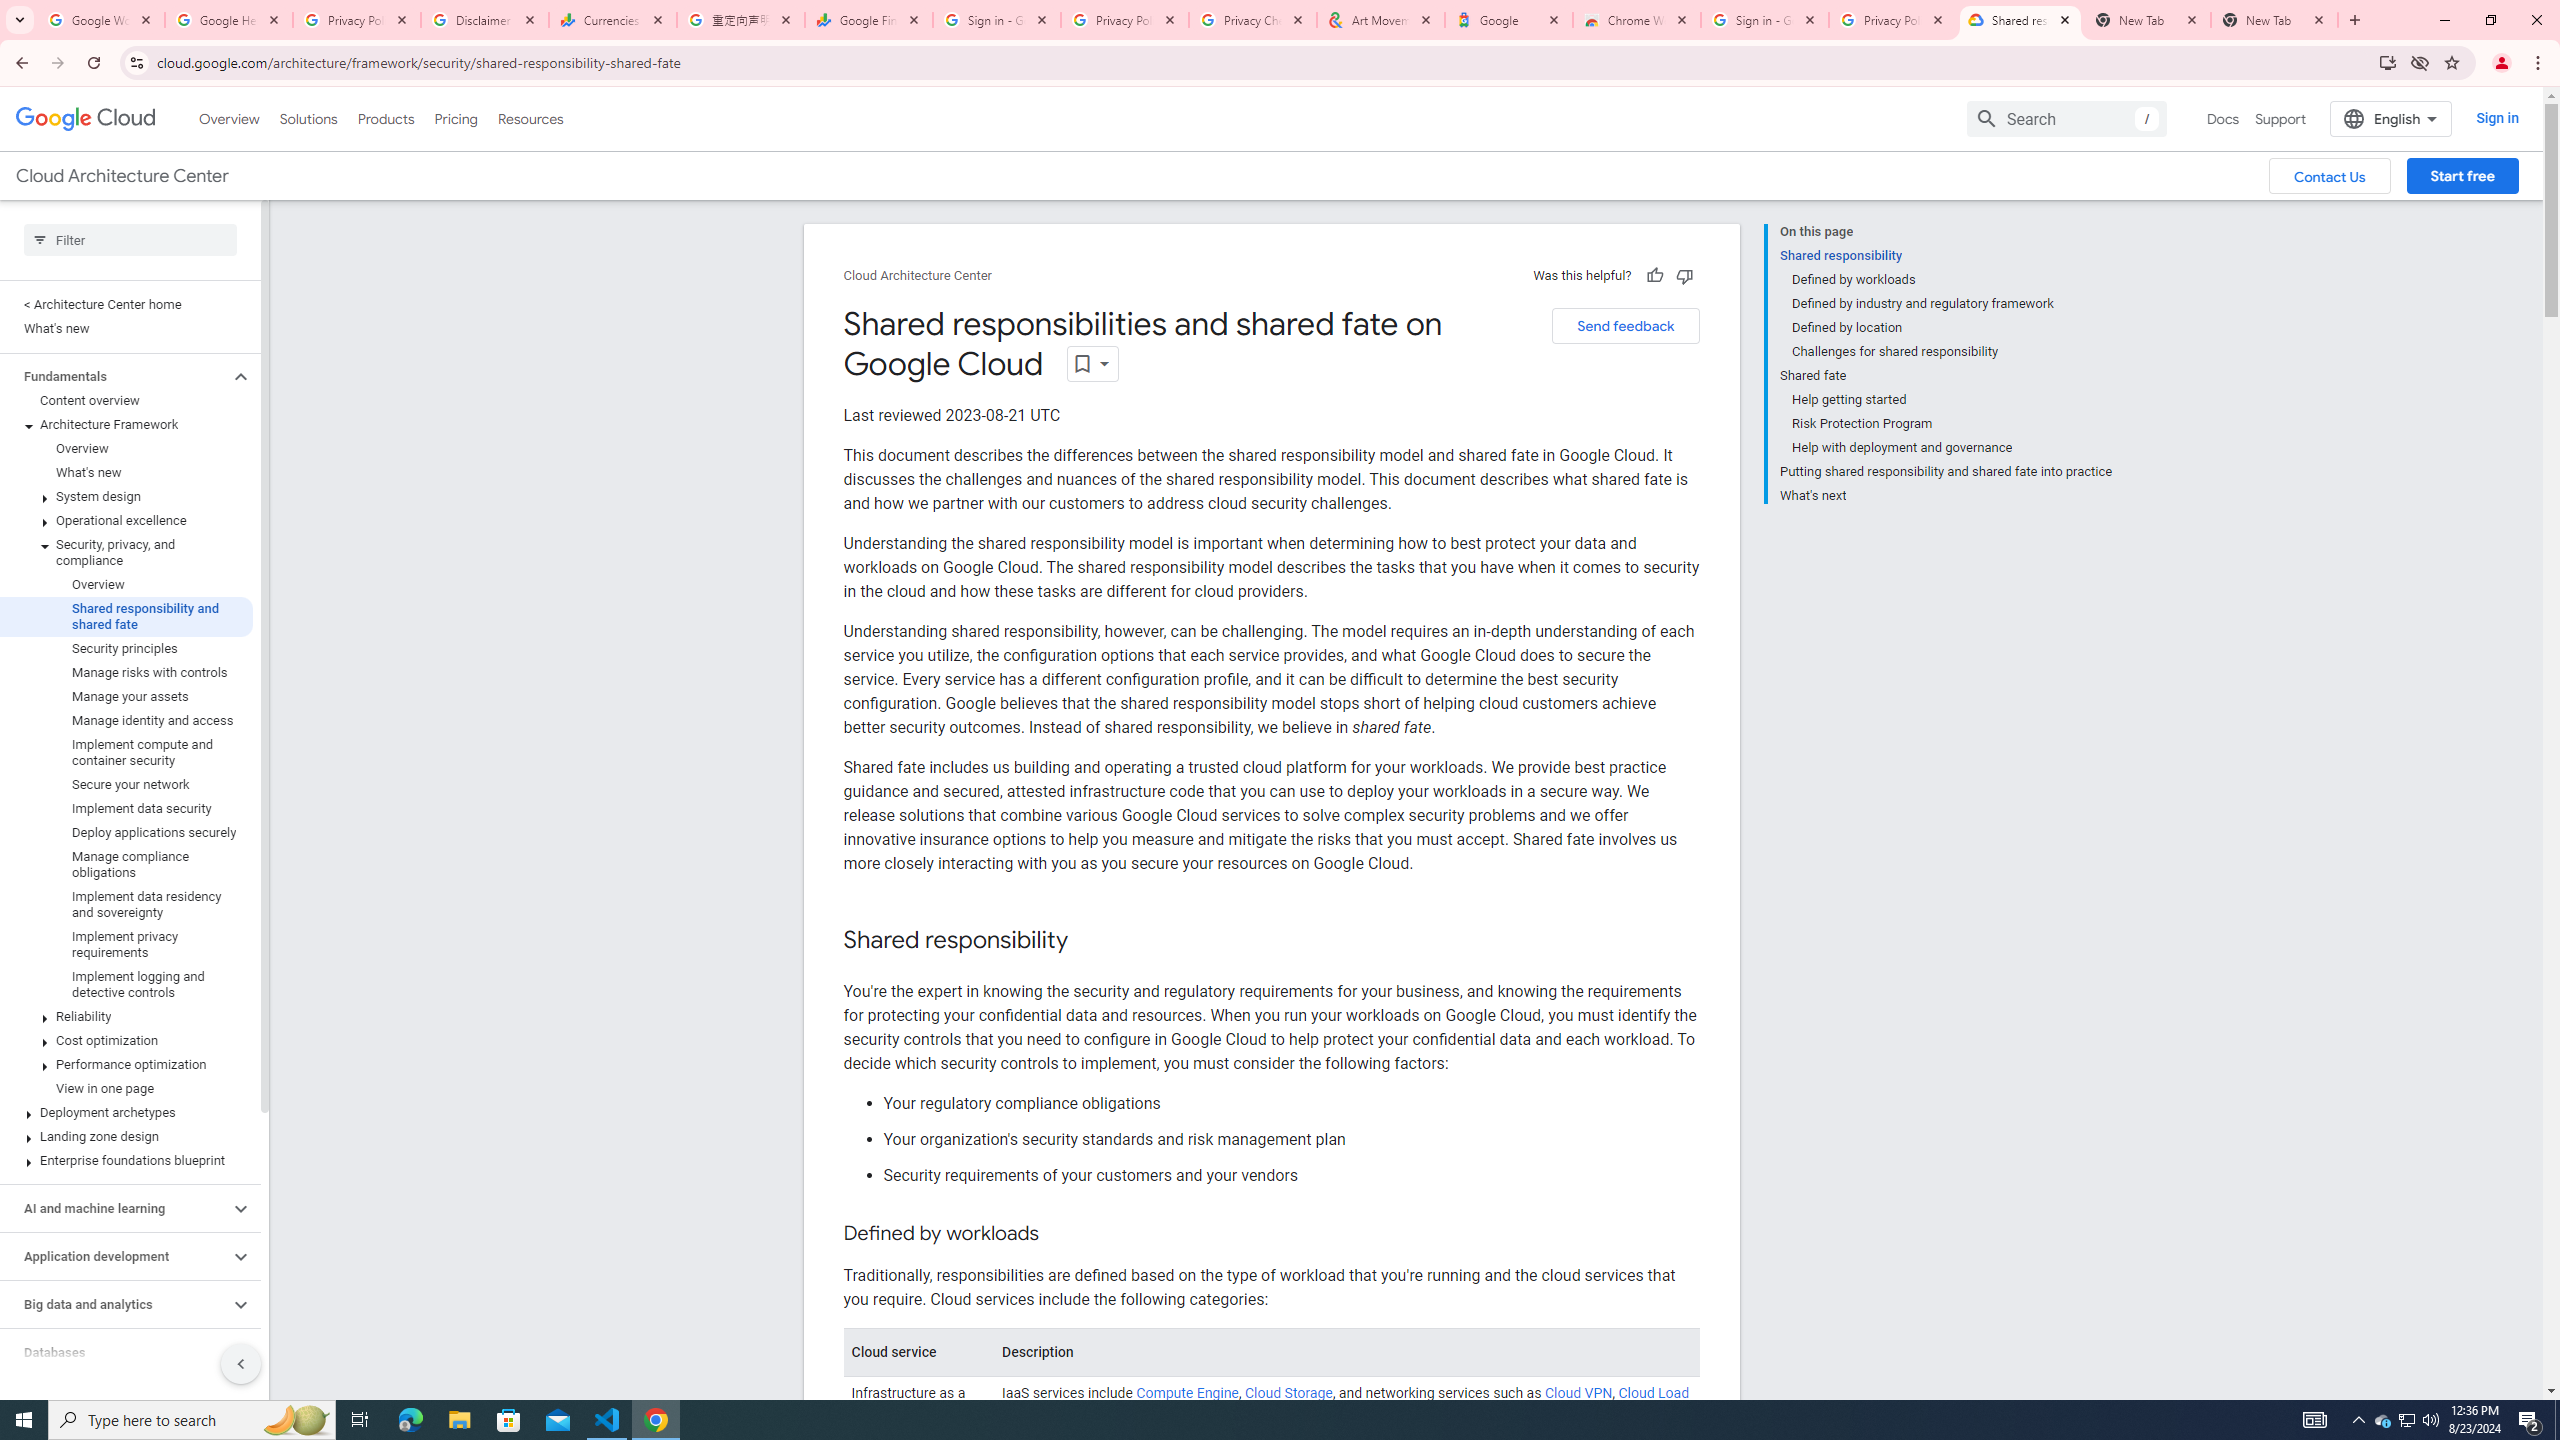  I want to click on 'Install Google Cloud', so click(2388, 61).